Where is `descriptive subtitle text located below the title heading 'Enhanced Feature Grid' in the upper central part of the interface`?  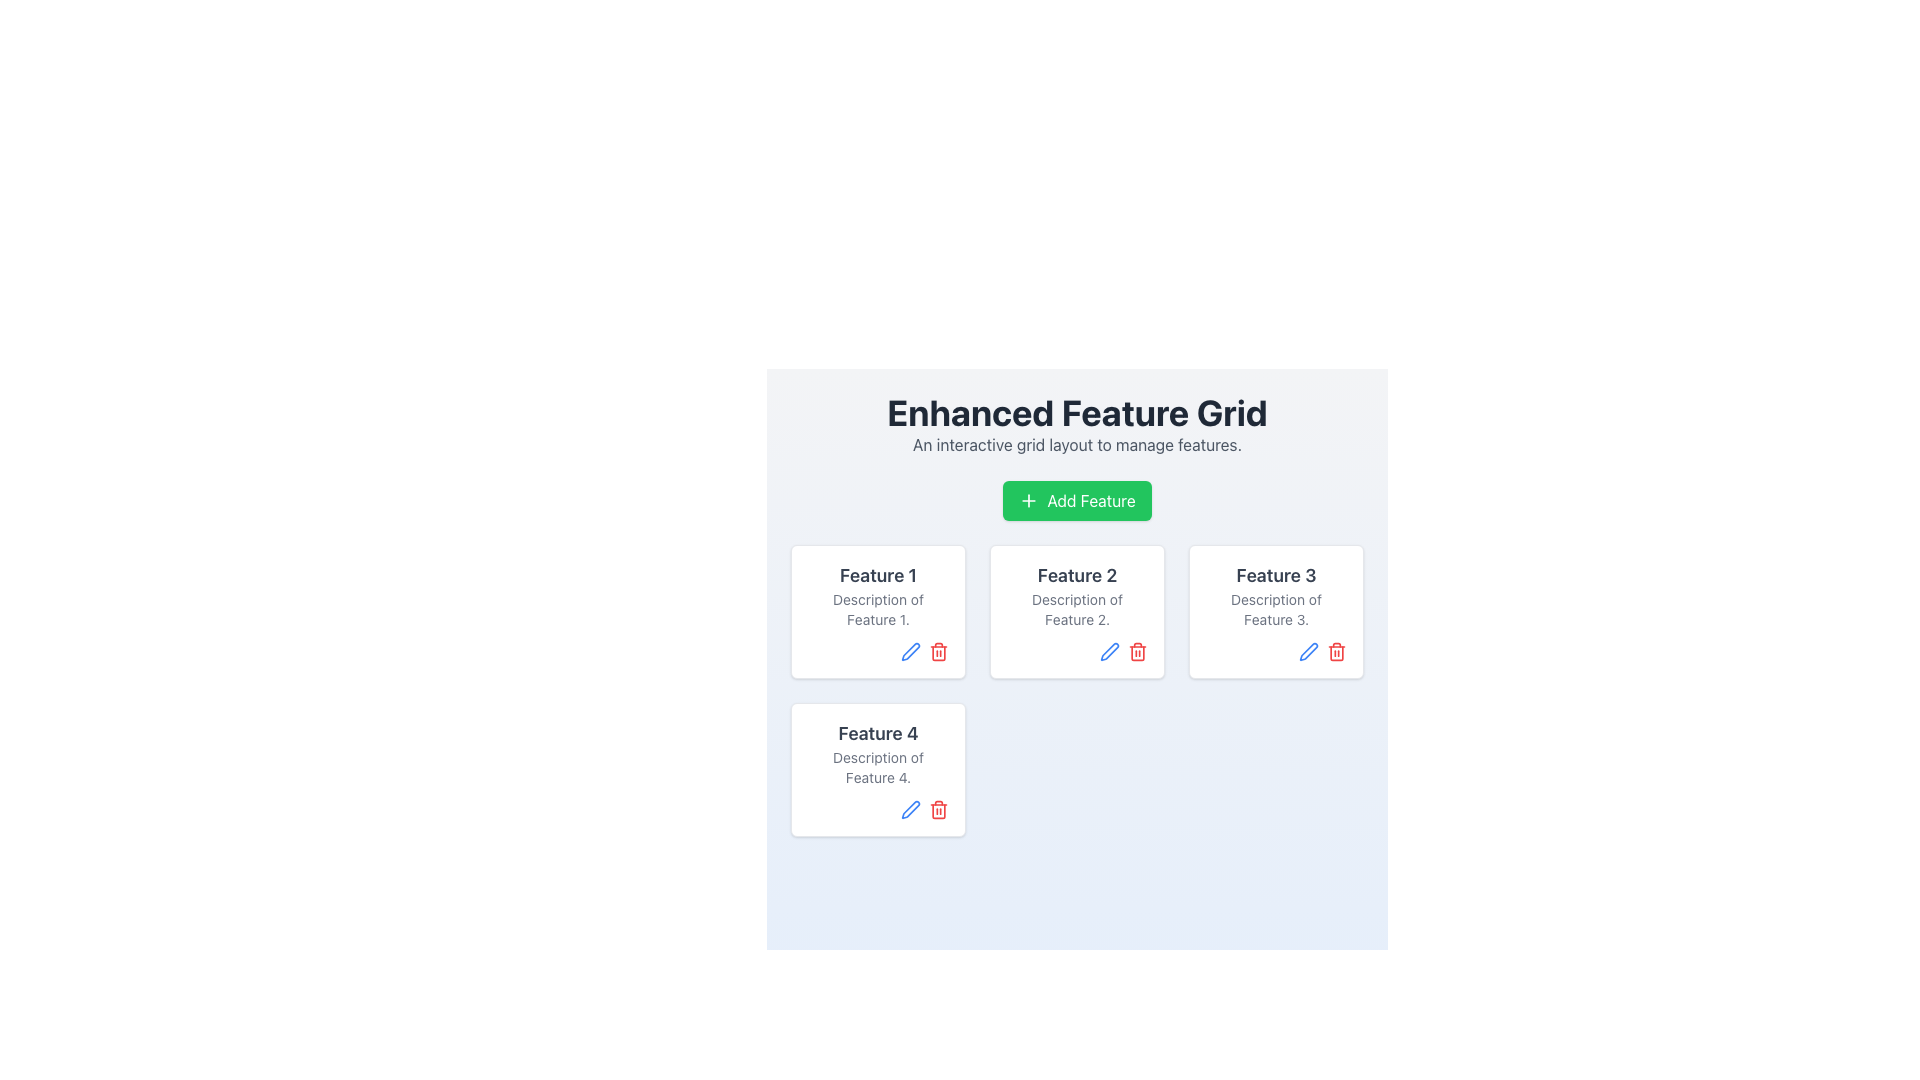
descriptive subtitle text located below the title heading 'Enhanced Feature Grid' in the upper central part of the interface is located at coordinates (1076, 443).